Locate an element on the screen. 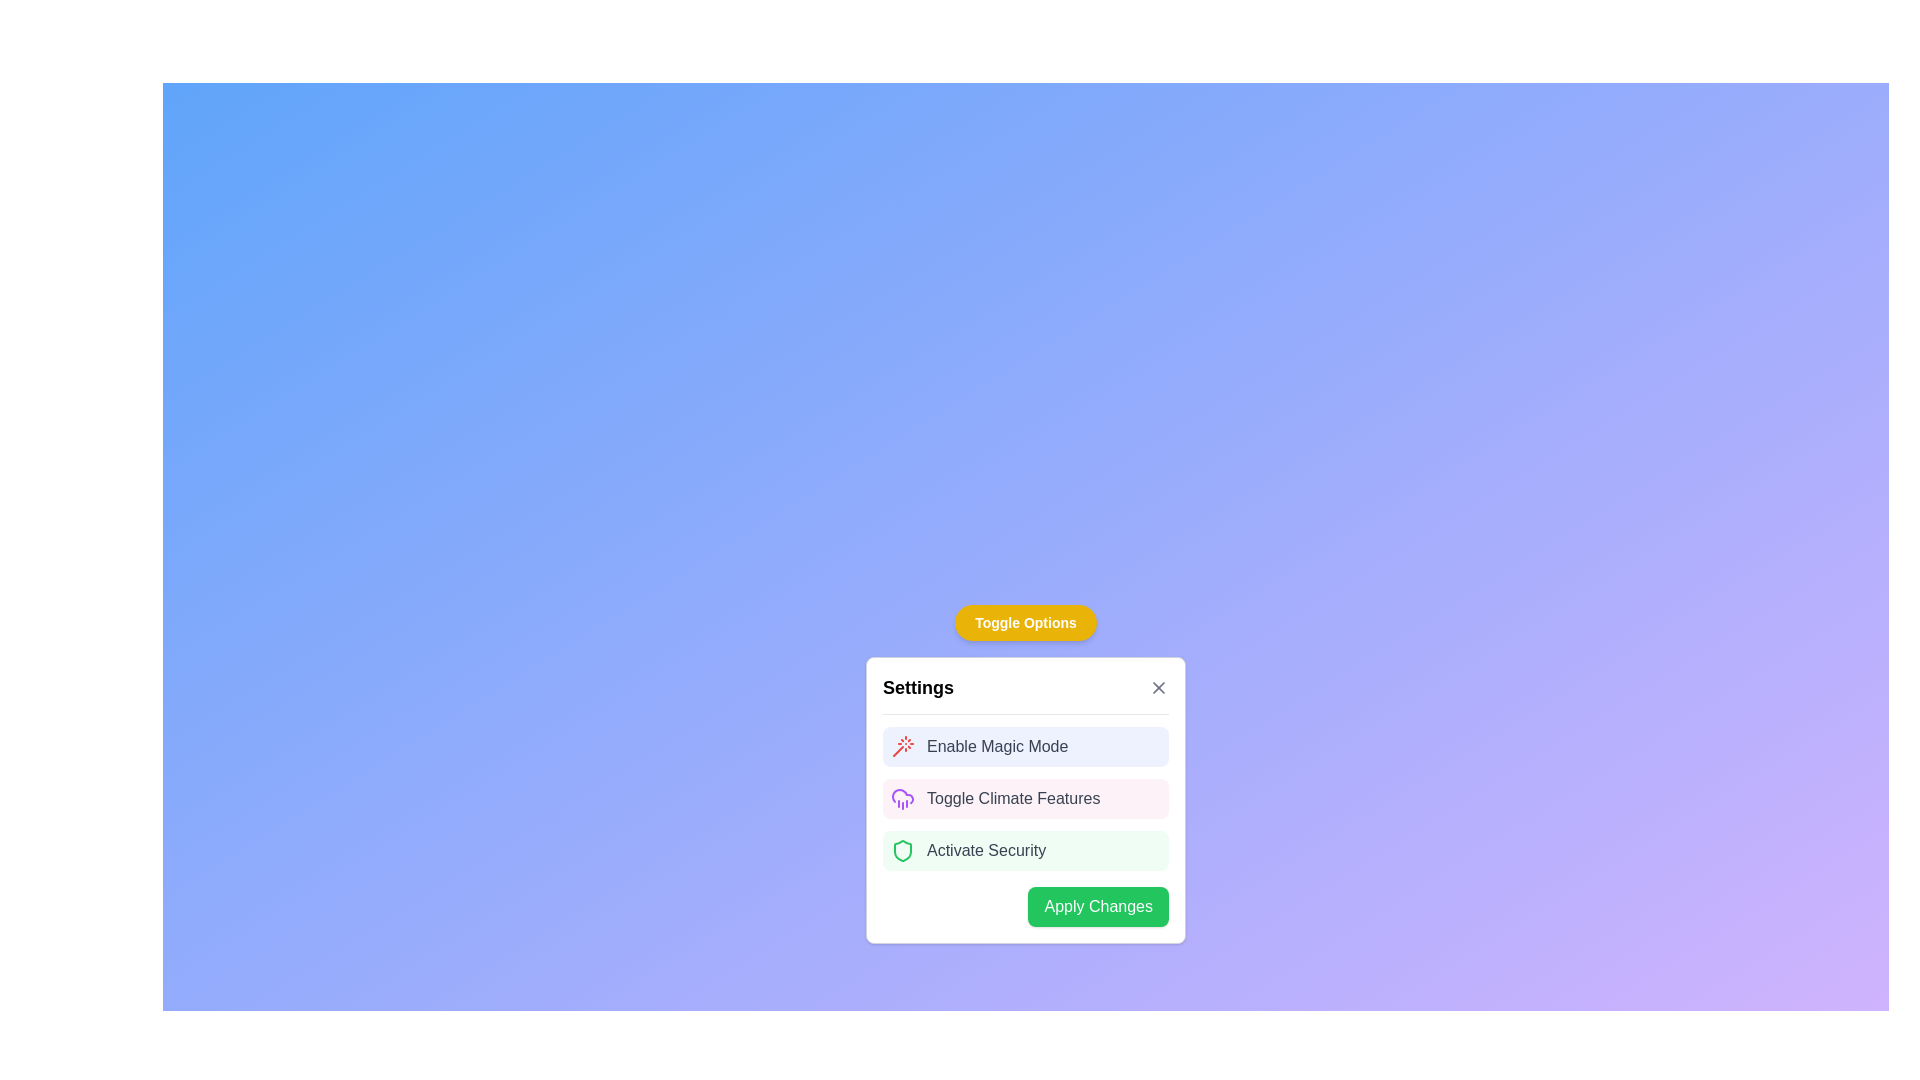  text label stating 'Toggle Climate Features' which is located in the settings dialog box beneath a purple cloud icon is located at coordinates (1013, 797).